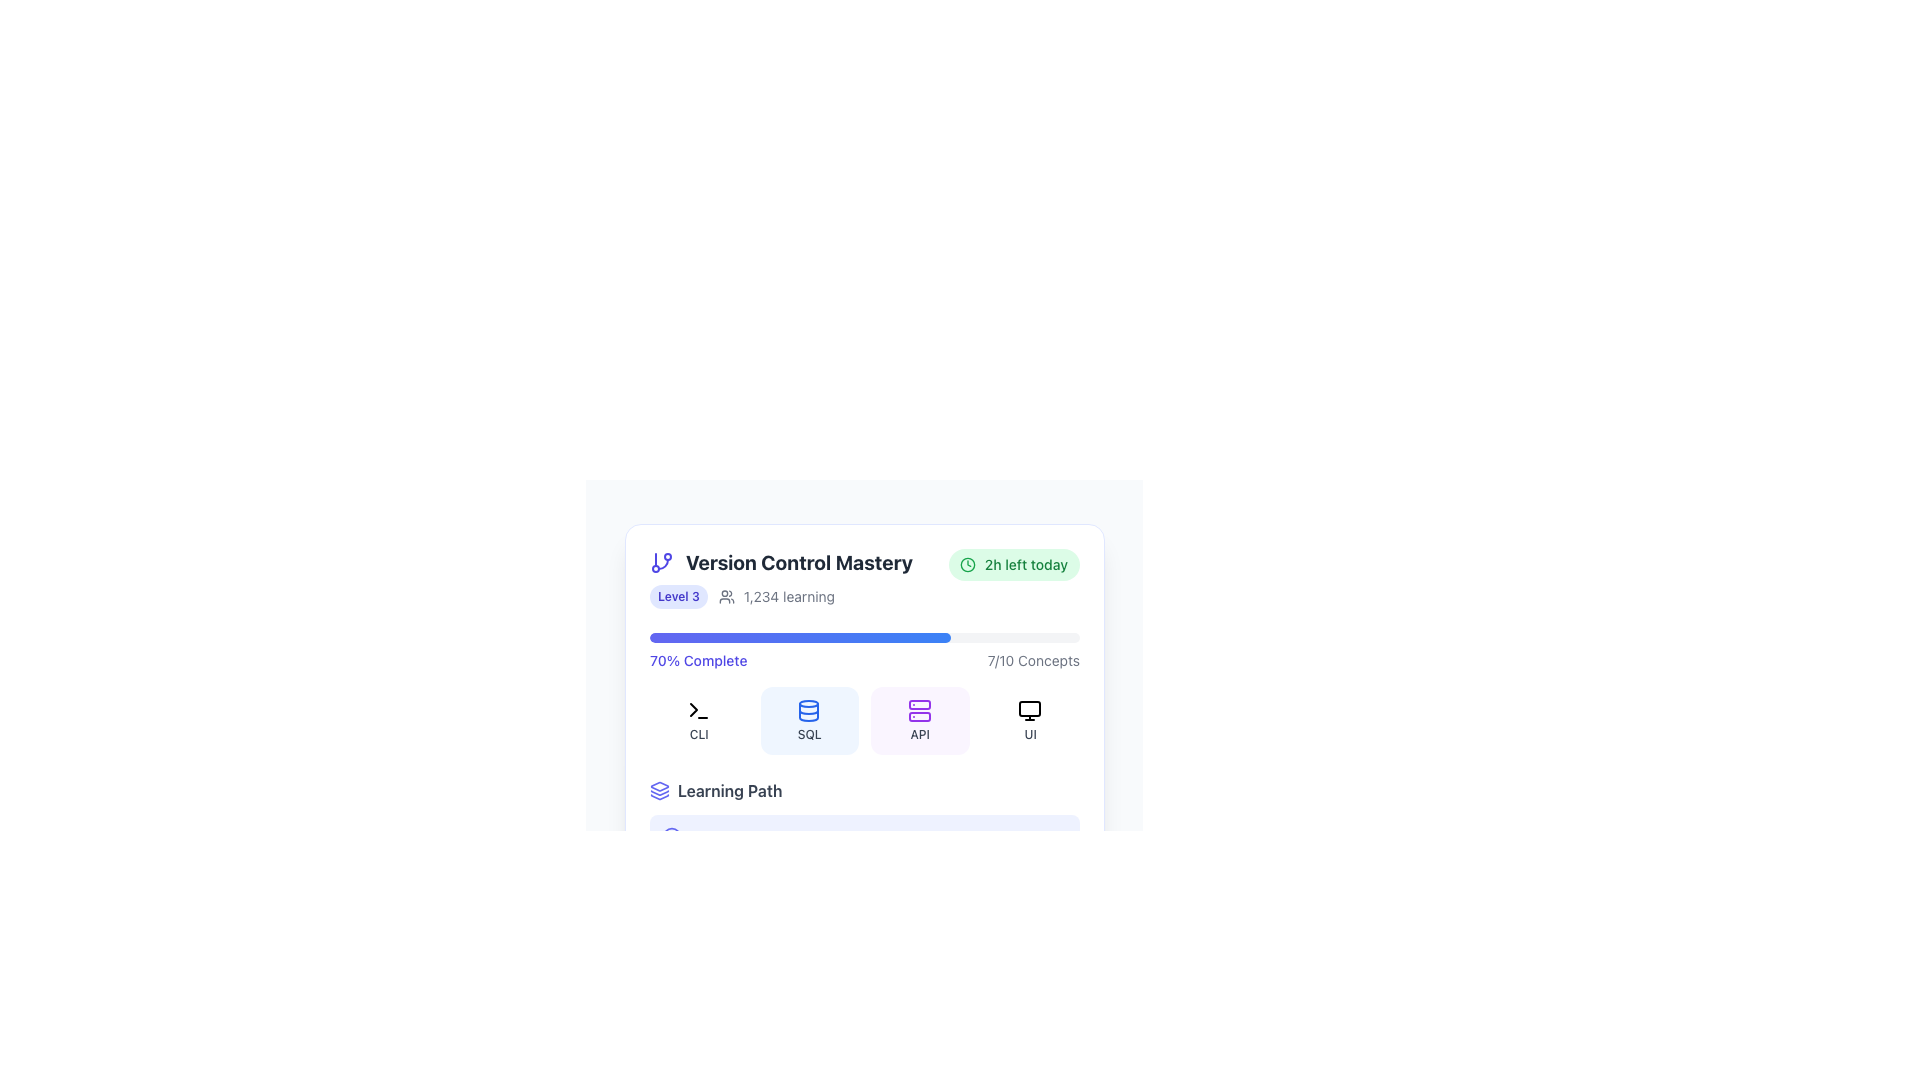  What do you see at coordinates (918, 721) in the screenshot?
I see `the third card` at bounding box center [918, 721].